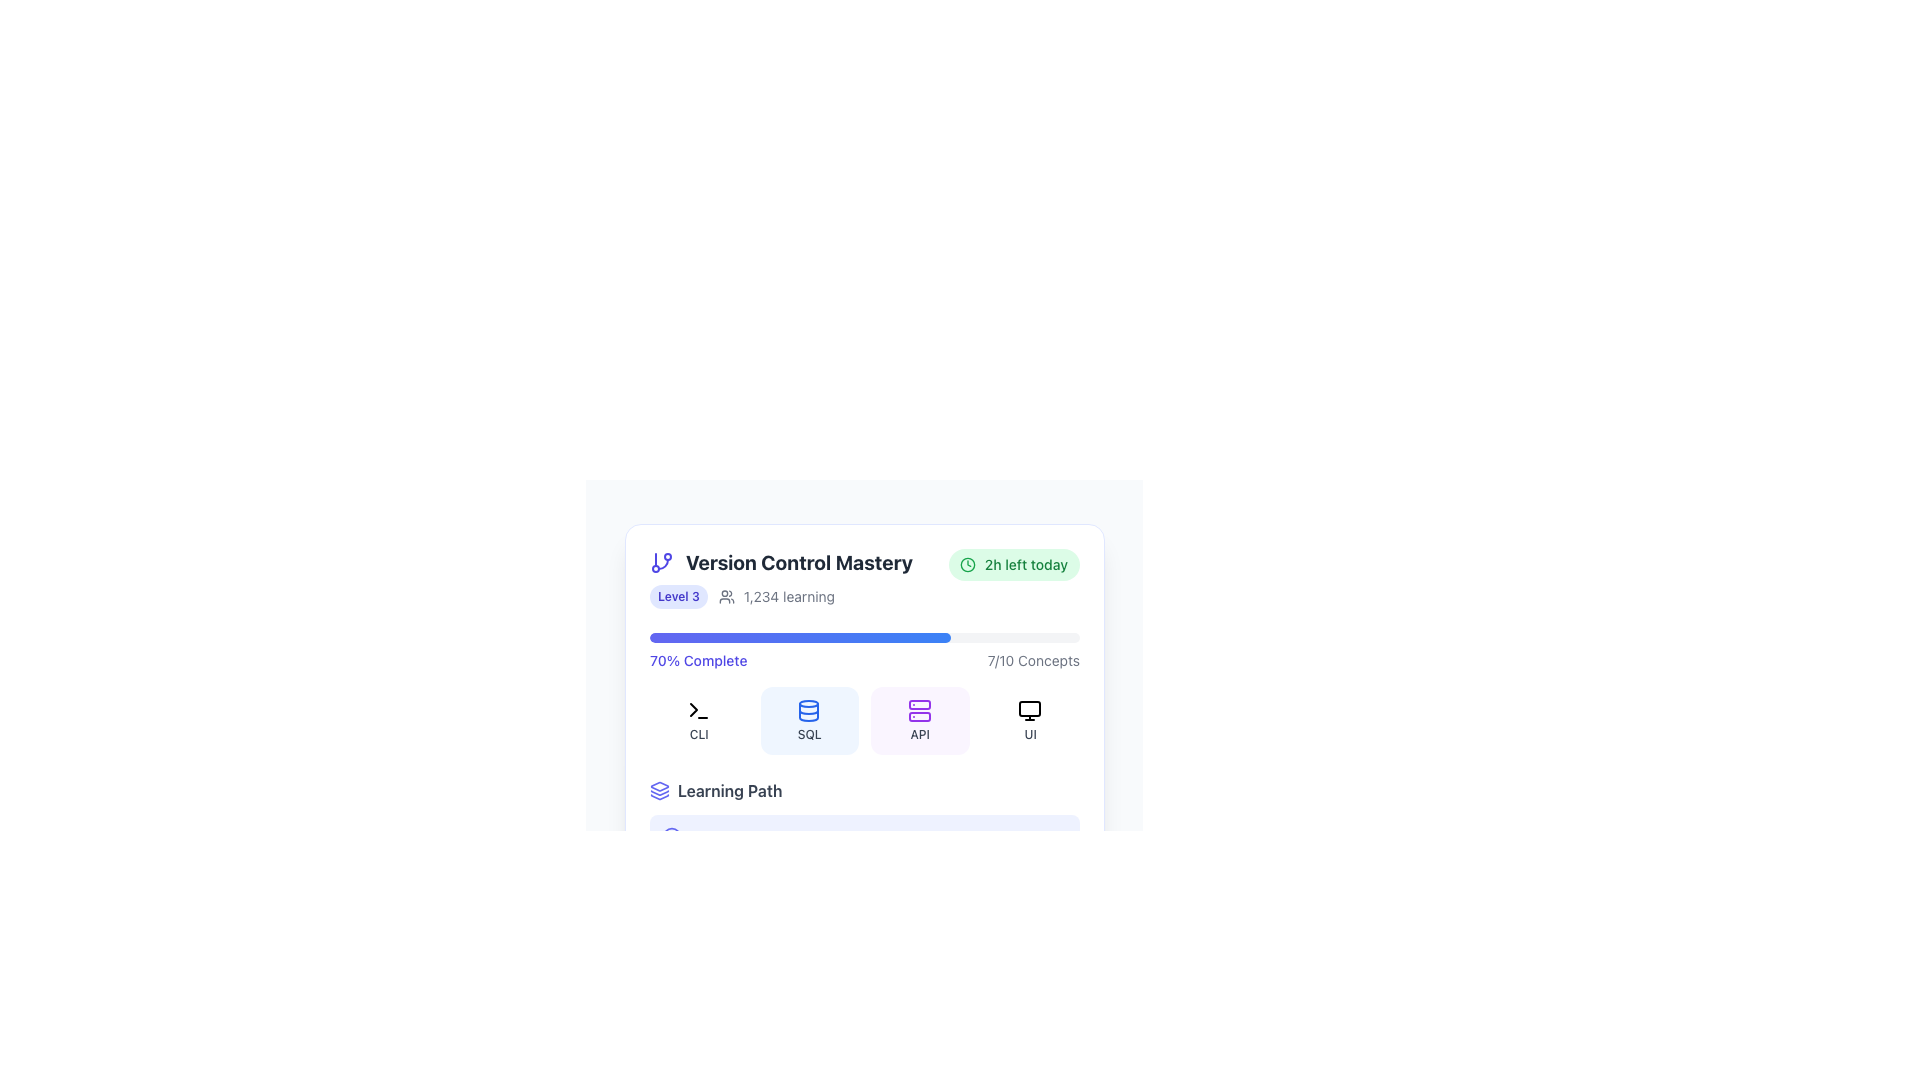  What do you see at coordinates (918, 721) in the screenshot?
I see `the third card` at bounding box center [918, 721].